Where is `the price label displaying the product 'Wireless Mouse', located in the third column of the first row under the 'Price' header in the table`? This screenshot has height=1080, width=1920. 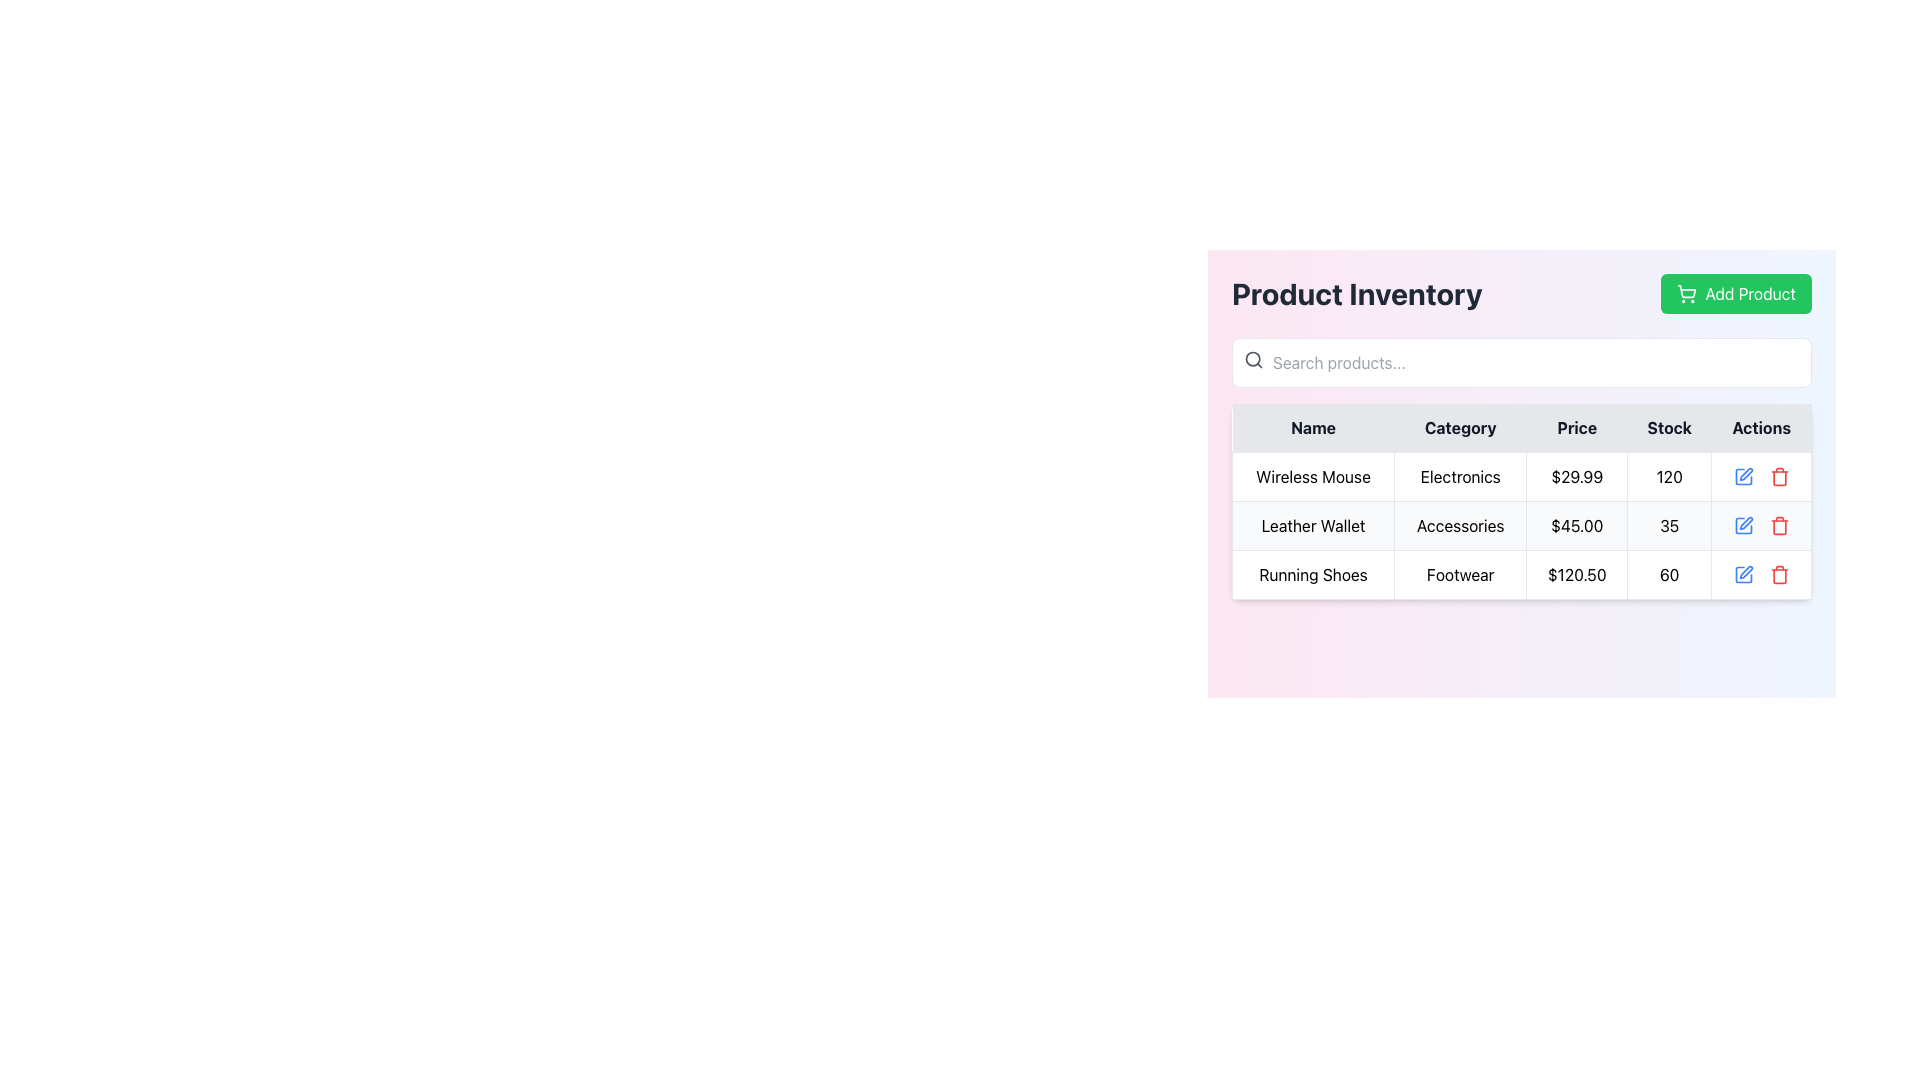
the price label displaying the product 'Wireless Mouse', located in the third column of the first row under the 'Price' header in the table is located at coordinates (1576, 477).